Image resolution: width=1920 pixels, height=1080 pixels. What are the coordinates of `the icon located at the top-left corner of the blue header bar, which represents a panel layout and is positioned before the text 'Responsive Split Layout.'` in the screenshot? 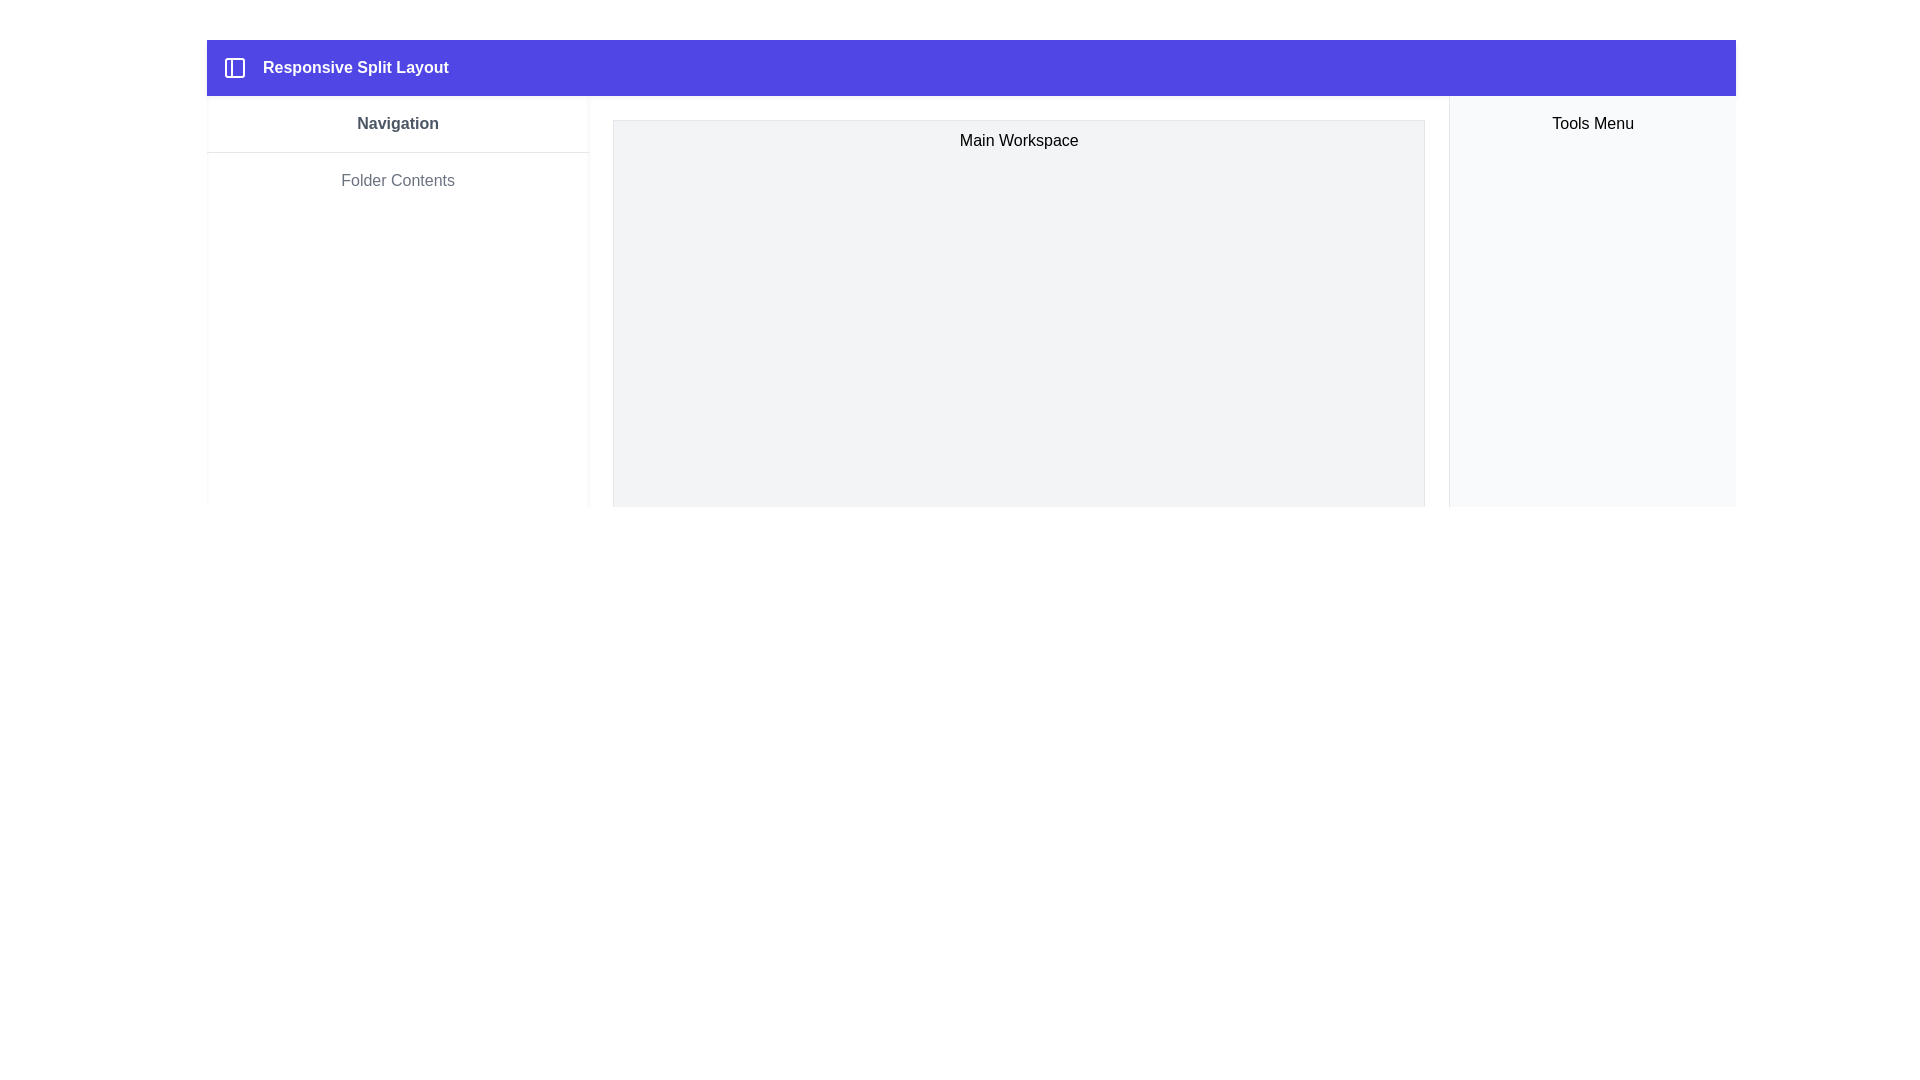 It's located at (235, 67).